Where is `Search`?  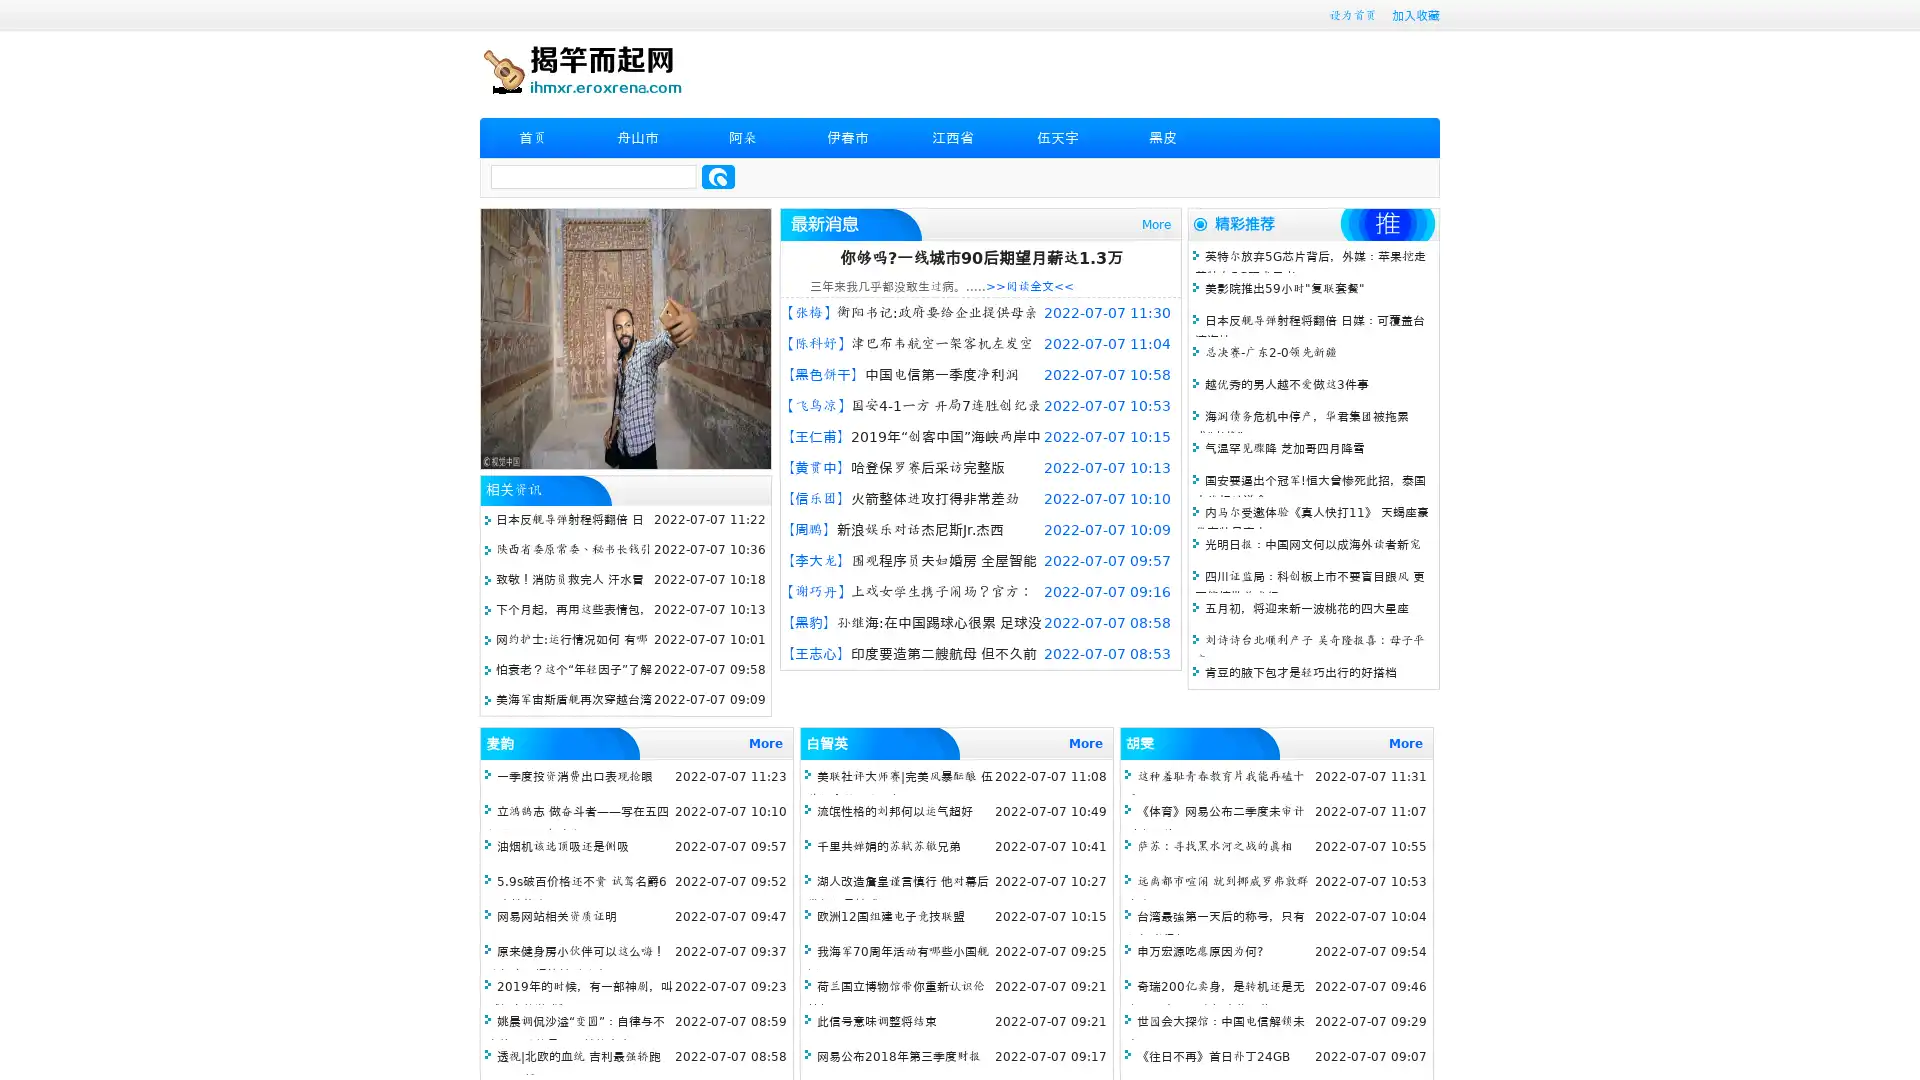 Search is located at coordinates (718, 176).